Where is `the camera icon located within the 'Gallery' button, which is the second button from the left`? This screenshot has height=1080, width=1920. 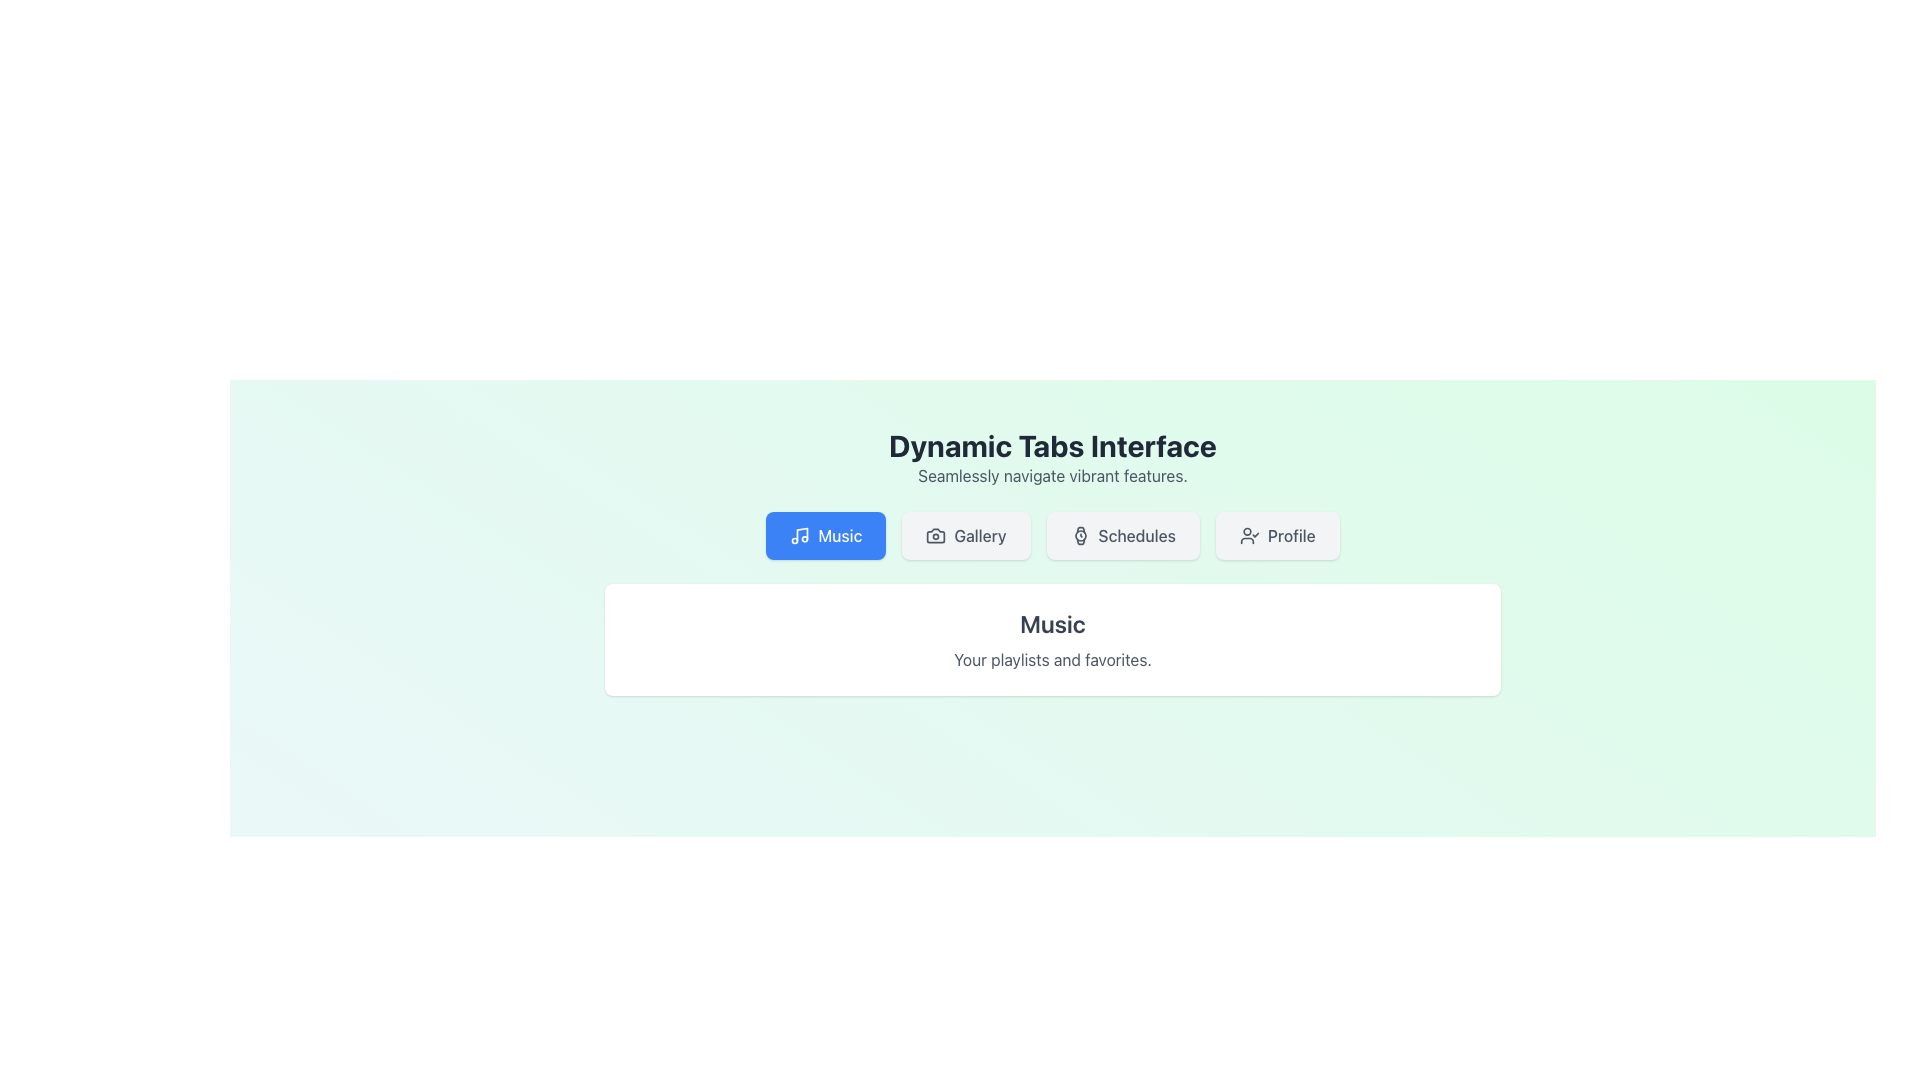
the camera icon located within the 'Gallery' button, which is the second button from the left is located at coordinates (935, 535).